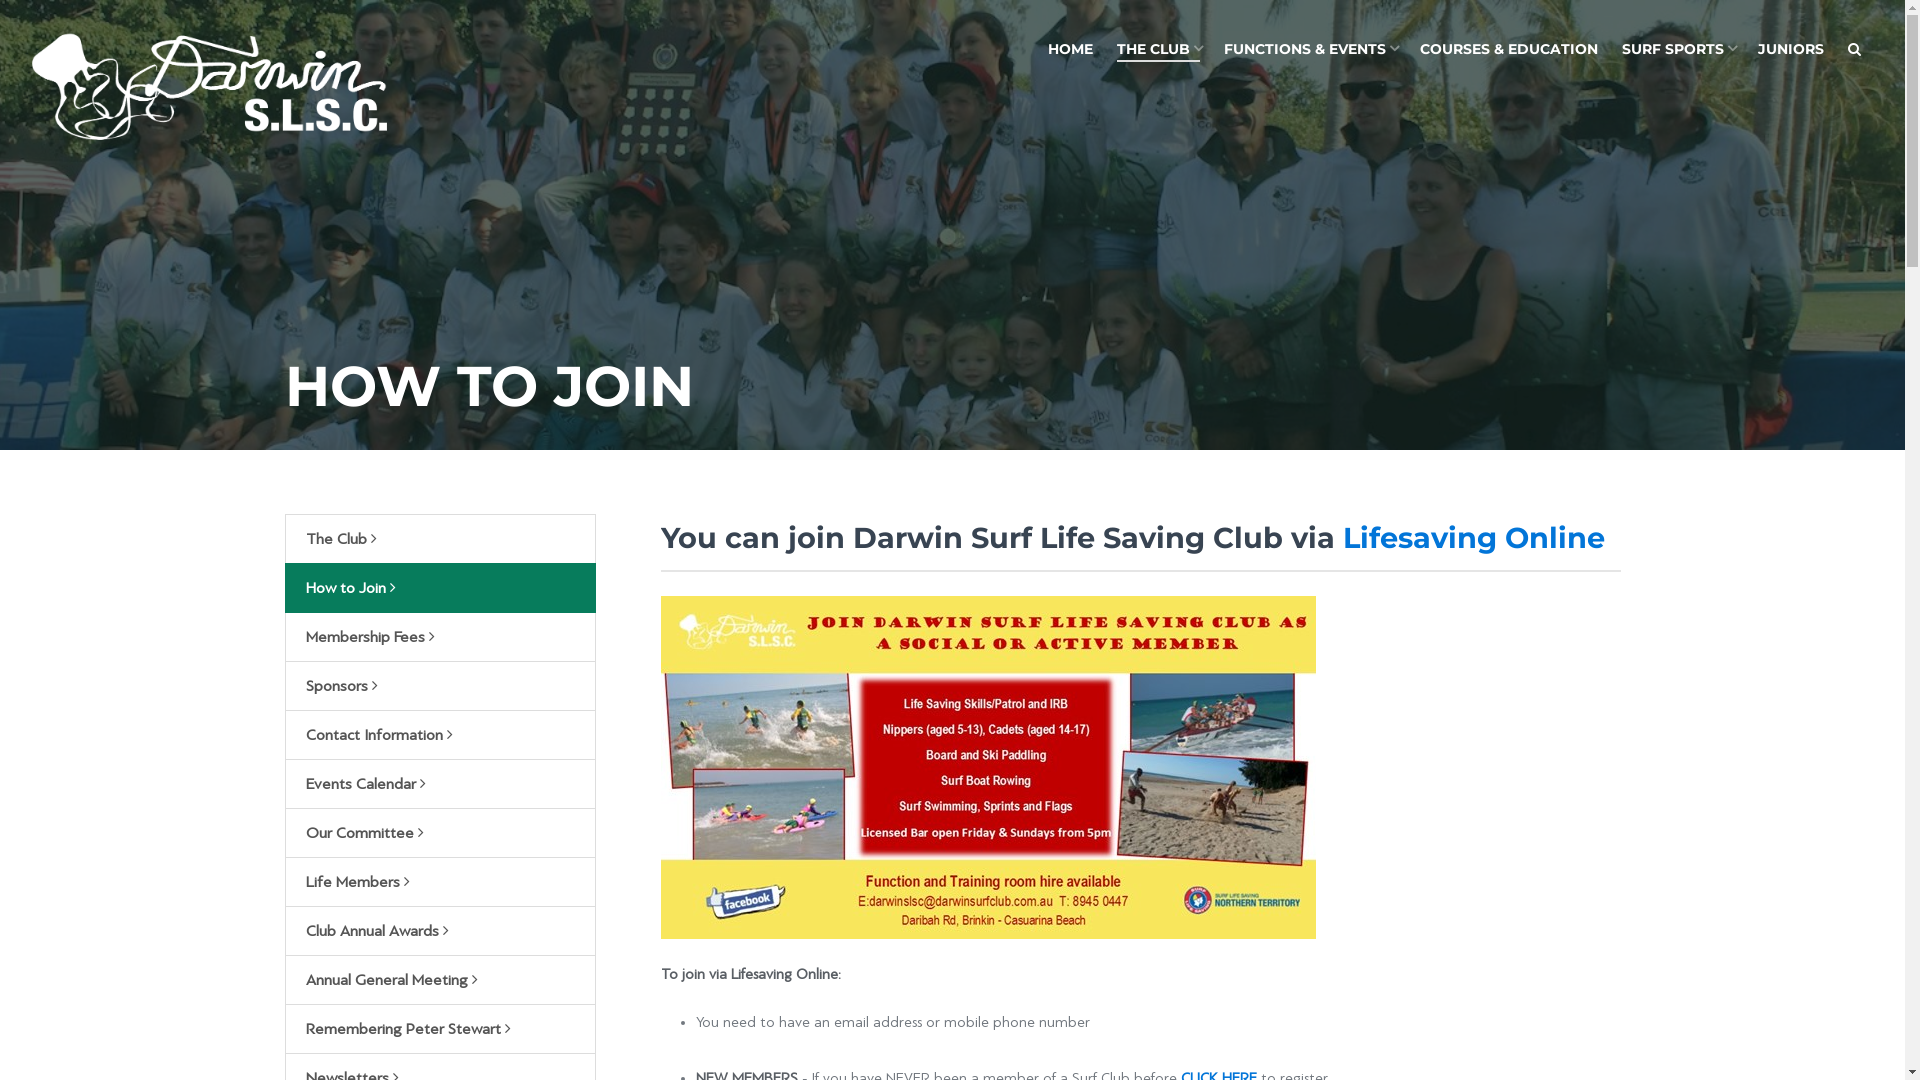 This screenshot has width=1920, height=1080. Describe the element at coordinates (439, 1029) in the screenshot. I see `'Remembering Peter Stewart '` at that location.